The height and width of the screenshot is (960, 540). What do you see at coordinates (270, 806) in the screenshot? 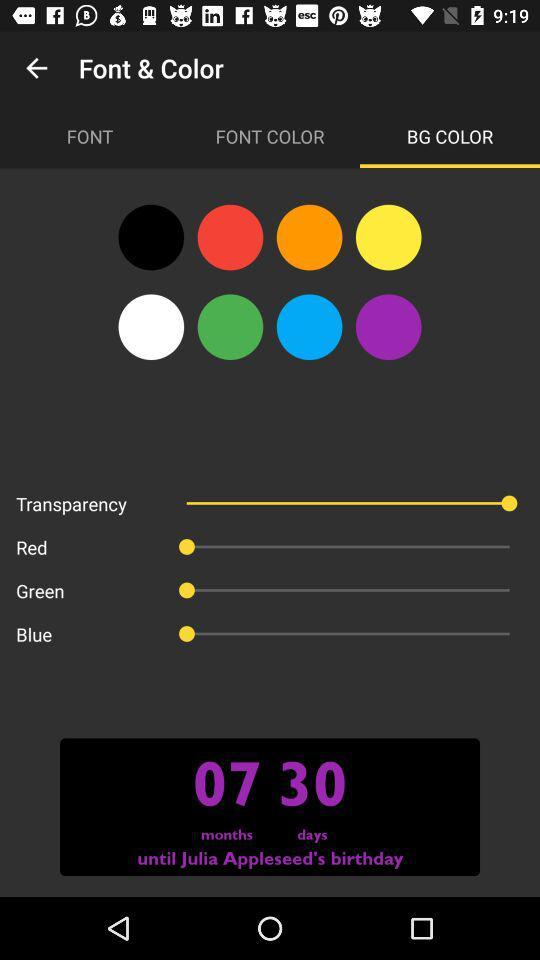
I see `the image in the bottom line of the web page` at bounding box center [270, 806].